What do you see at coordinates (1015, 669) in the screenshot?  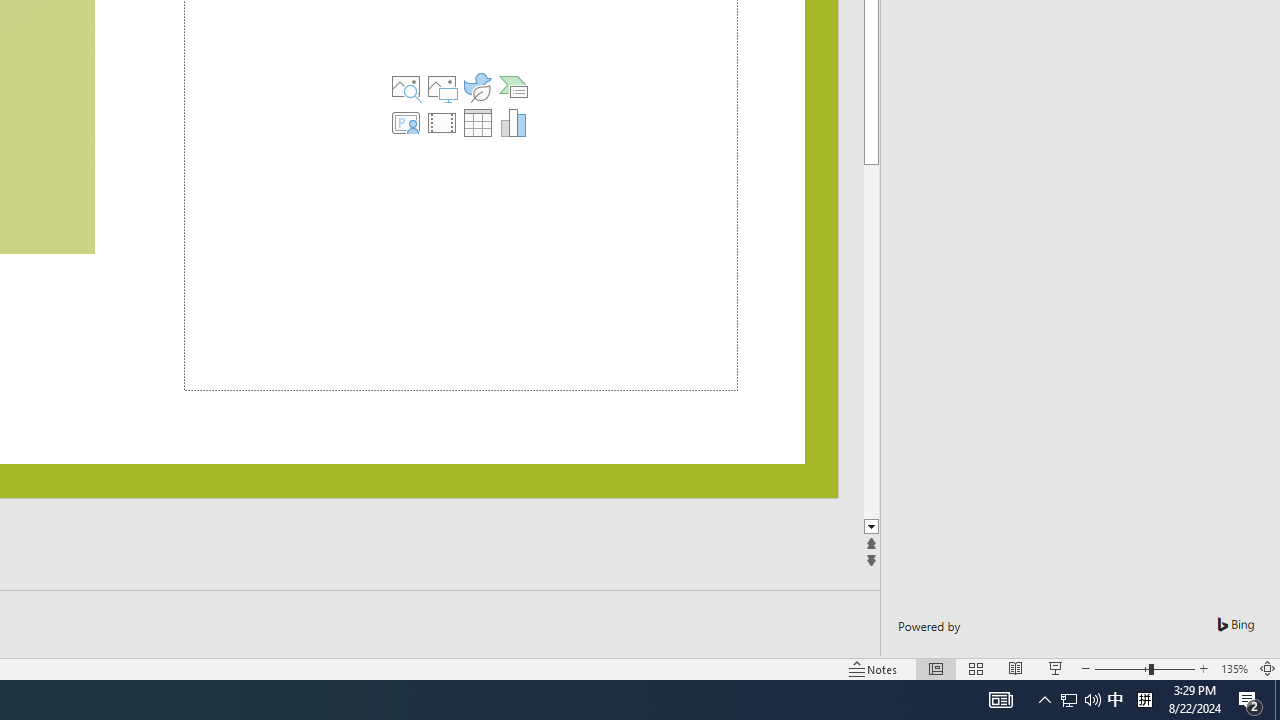 I see `'Reading View'` at bounding box center [1015, 669].